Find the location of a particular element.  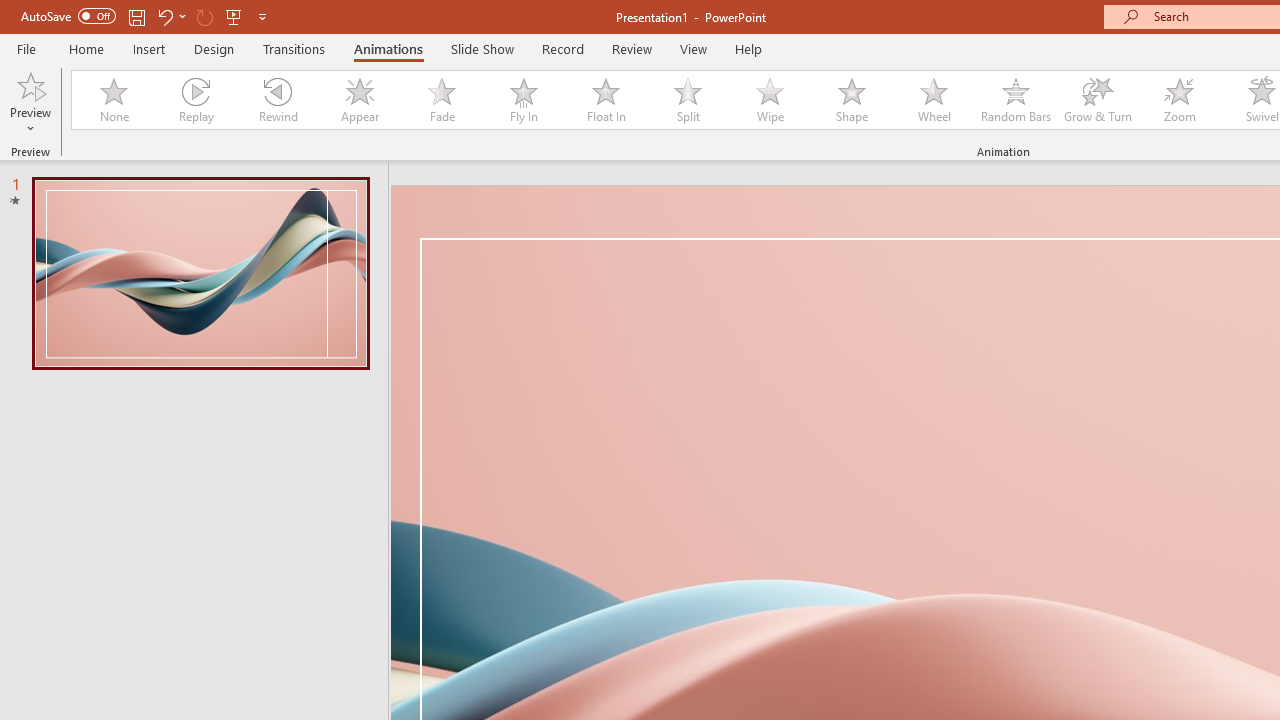

'Rewind' is located at coordinates (276, 100).